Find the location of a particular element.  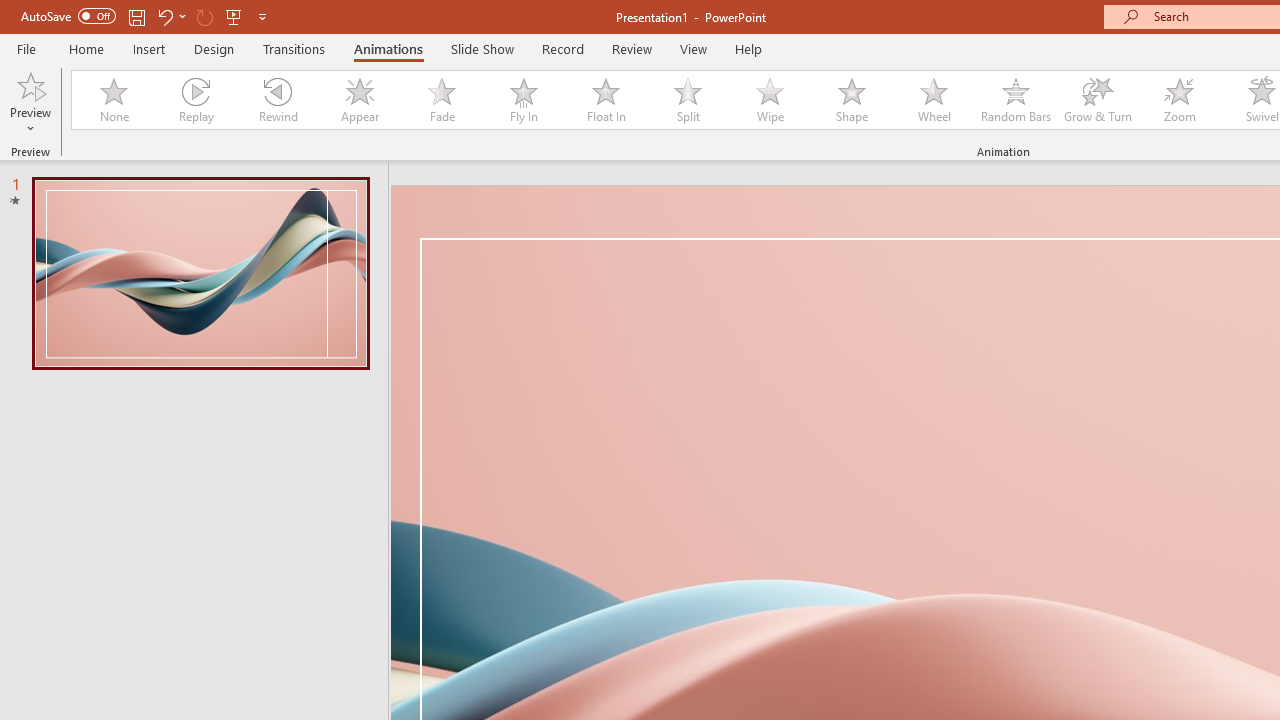

'Rewind' is located at coordinates (276, 100).